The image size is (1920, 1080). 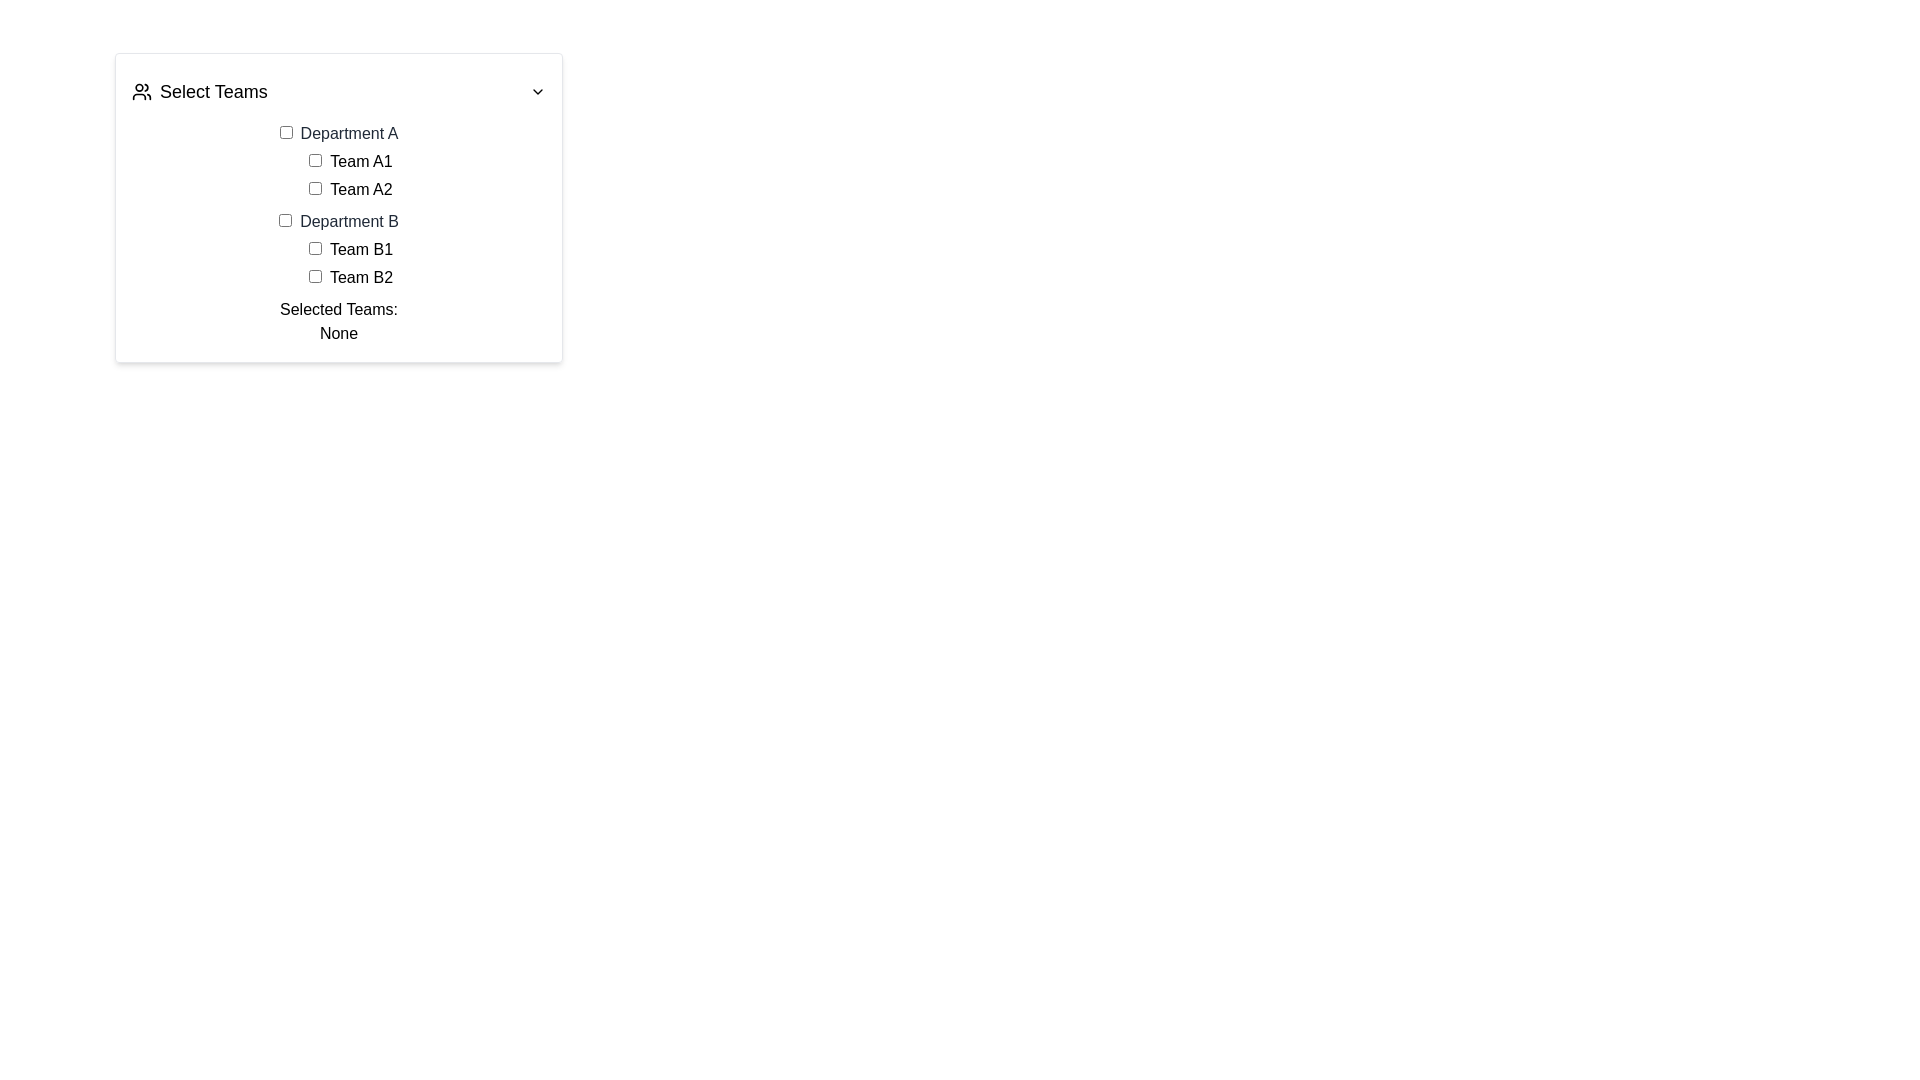 I want to click on text element displaying hierarchical information including 'Department A', 'Team A1', 'Team A2', 'Department B', 'Team B1', and 'Team B2', which is located below the 'Select Teams' label and above the 'Selected Teams: None' text, so click(x=339, y=205).